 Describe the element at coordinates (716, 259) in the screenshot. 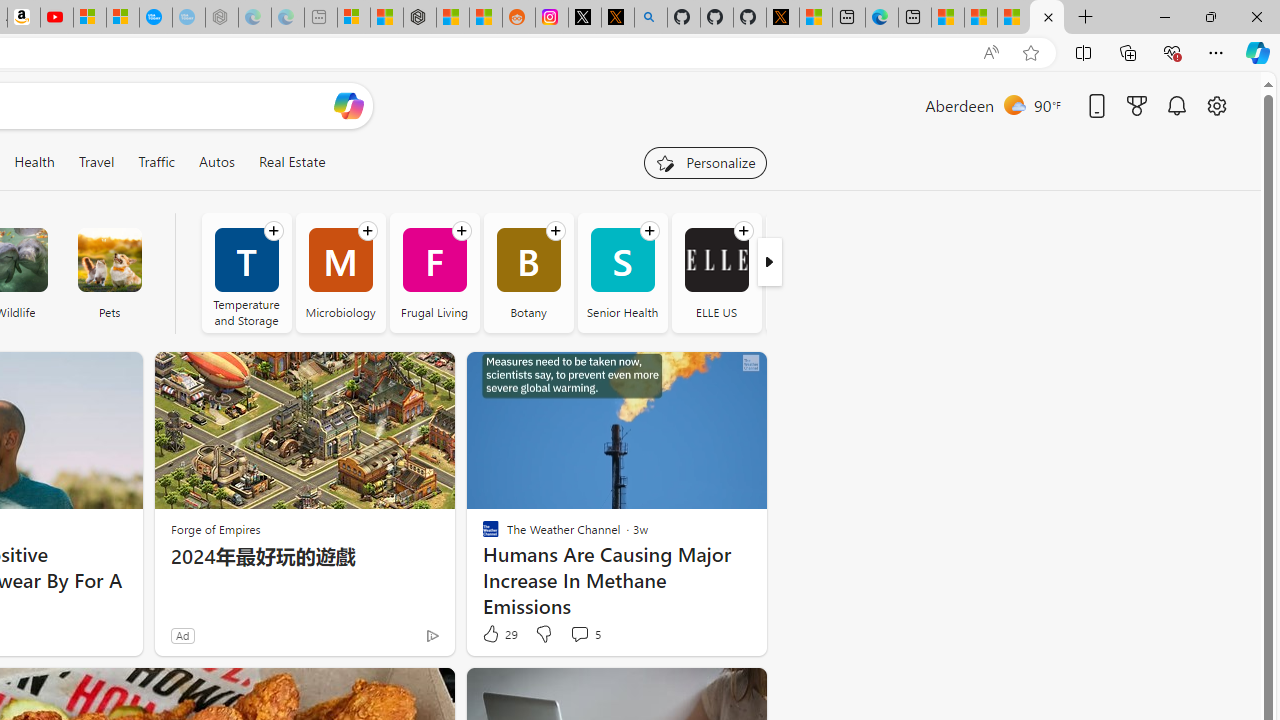

I see `'ELLE US'` at that location.